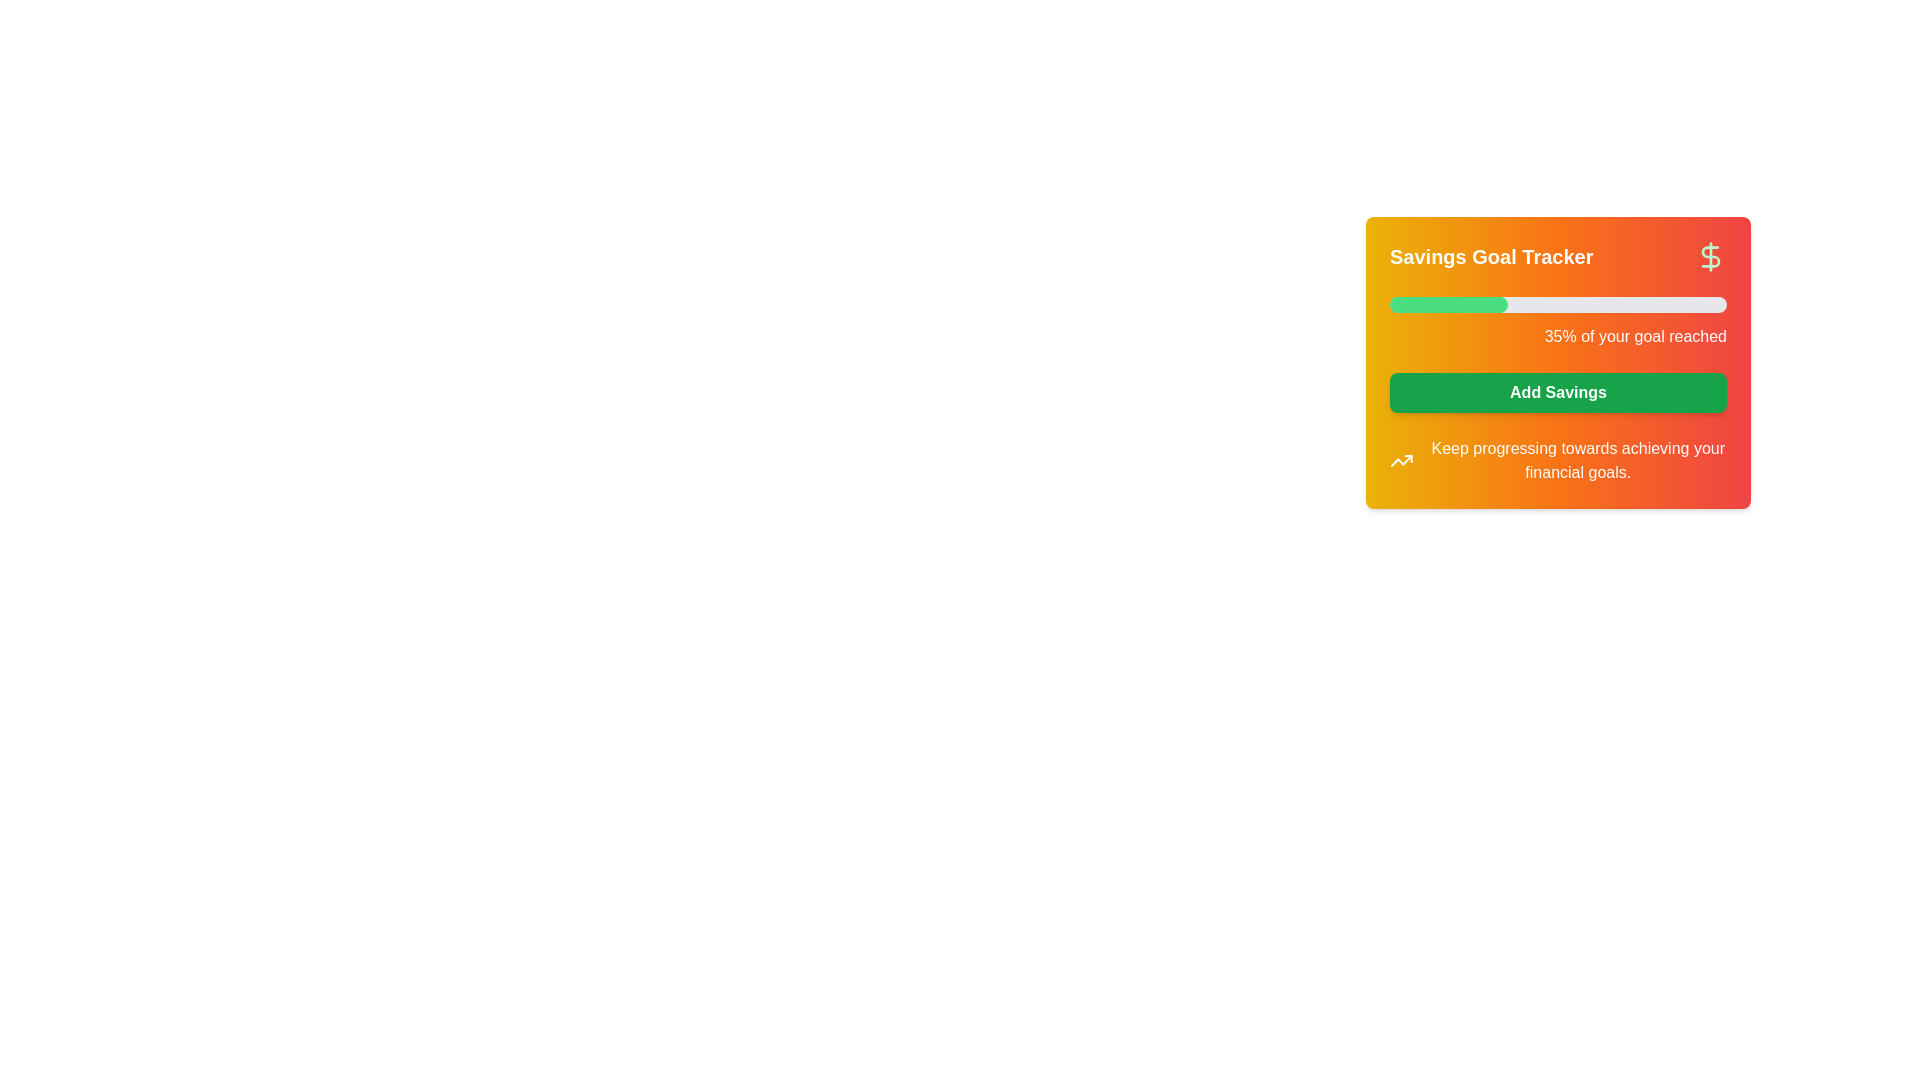  What do you see at coordinates (1400, 461) in the screenshot?
I see `the upward trend icon representing financial progress, which is the leftmost item in the horizontal layout` at bounding box center [1400, 461].